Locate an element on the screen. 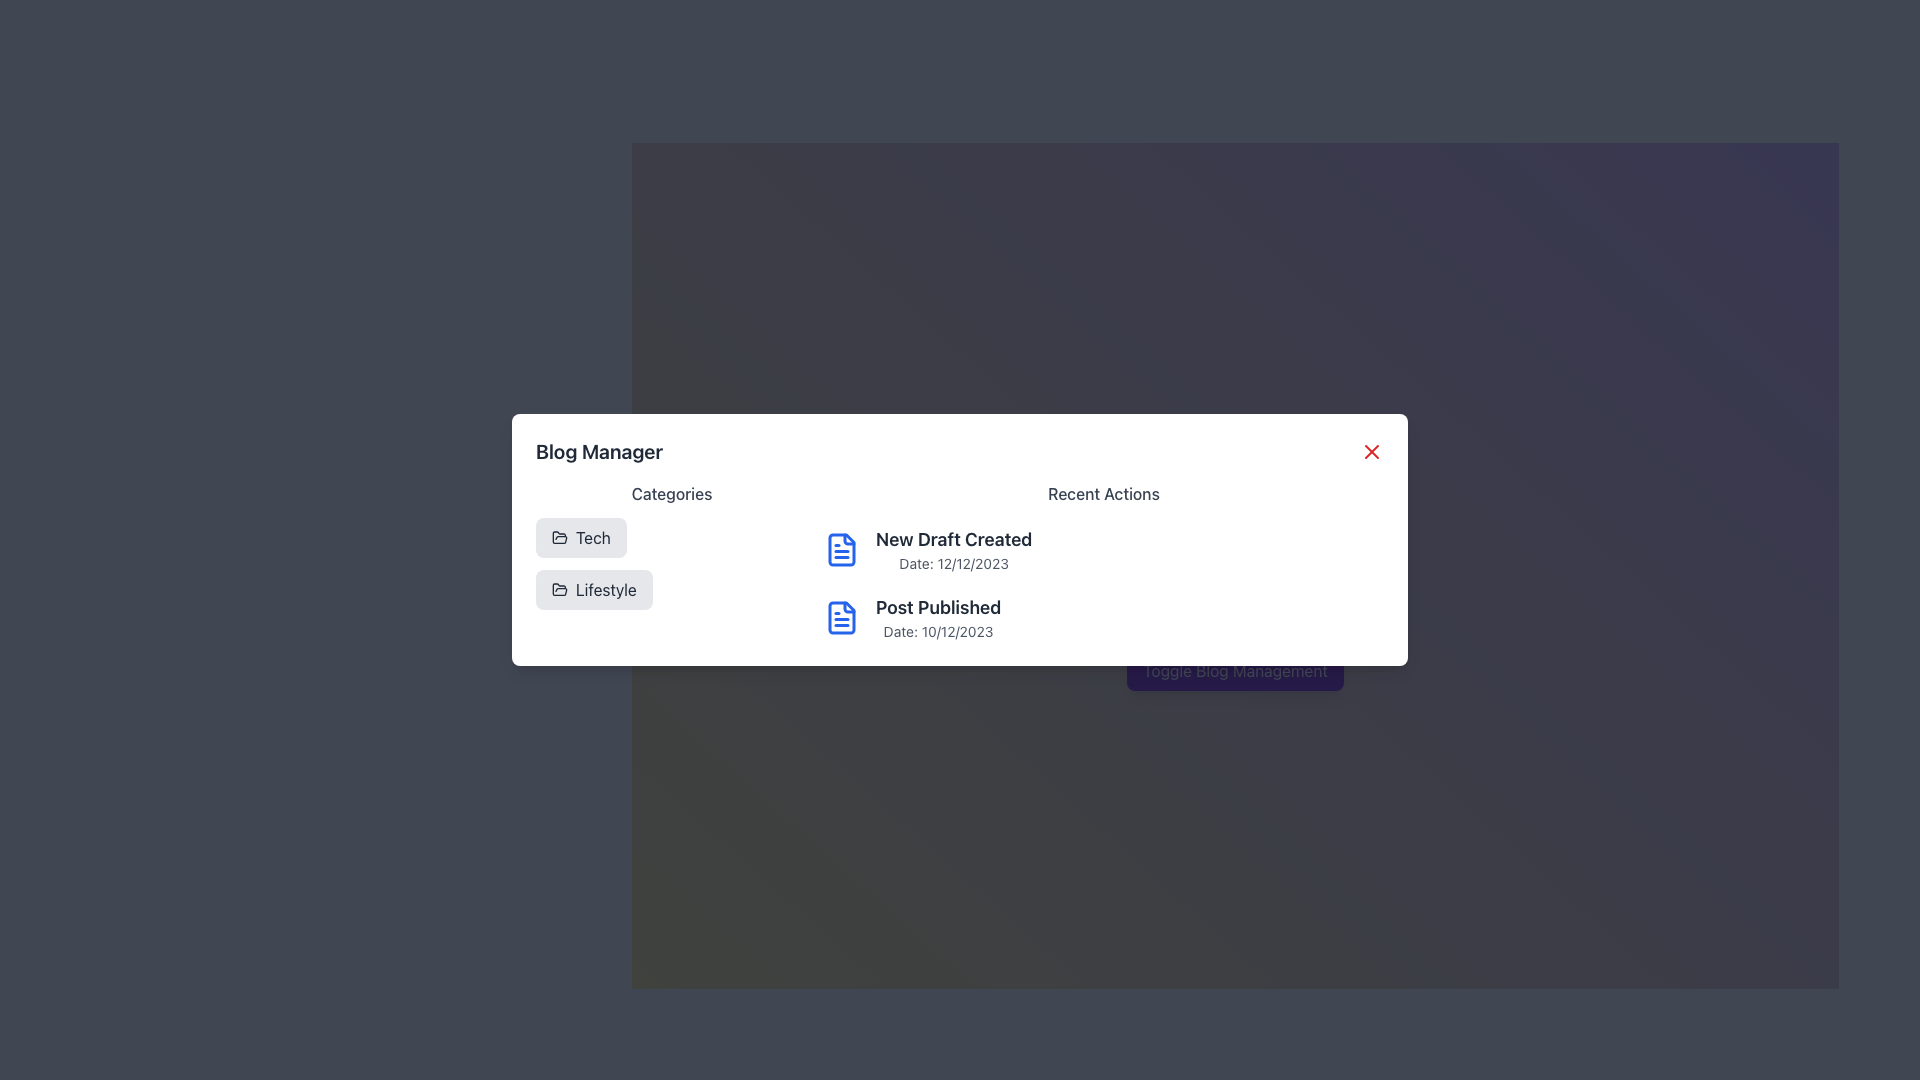  the icon representing a document or file in the 'Recent Actions' section of the 'Blog Manager' interface, specifically indicating the 'New Draft Created' action is located at coordinates (841, 616).